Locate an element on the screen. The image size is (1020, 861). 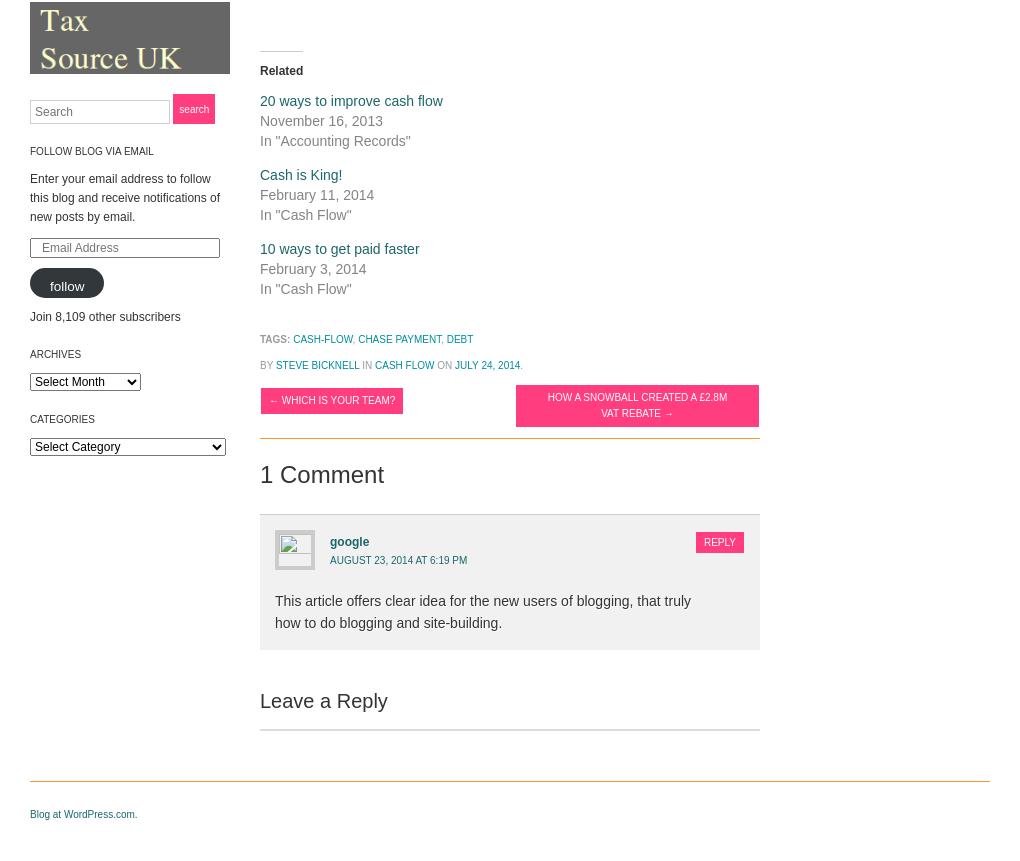
'Join 8,109 other subscribers' is located at coordinates (103, 314).